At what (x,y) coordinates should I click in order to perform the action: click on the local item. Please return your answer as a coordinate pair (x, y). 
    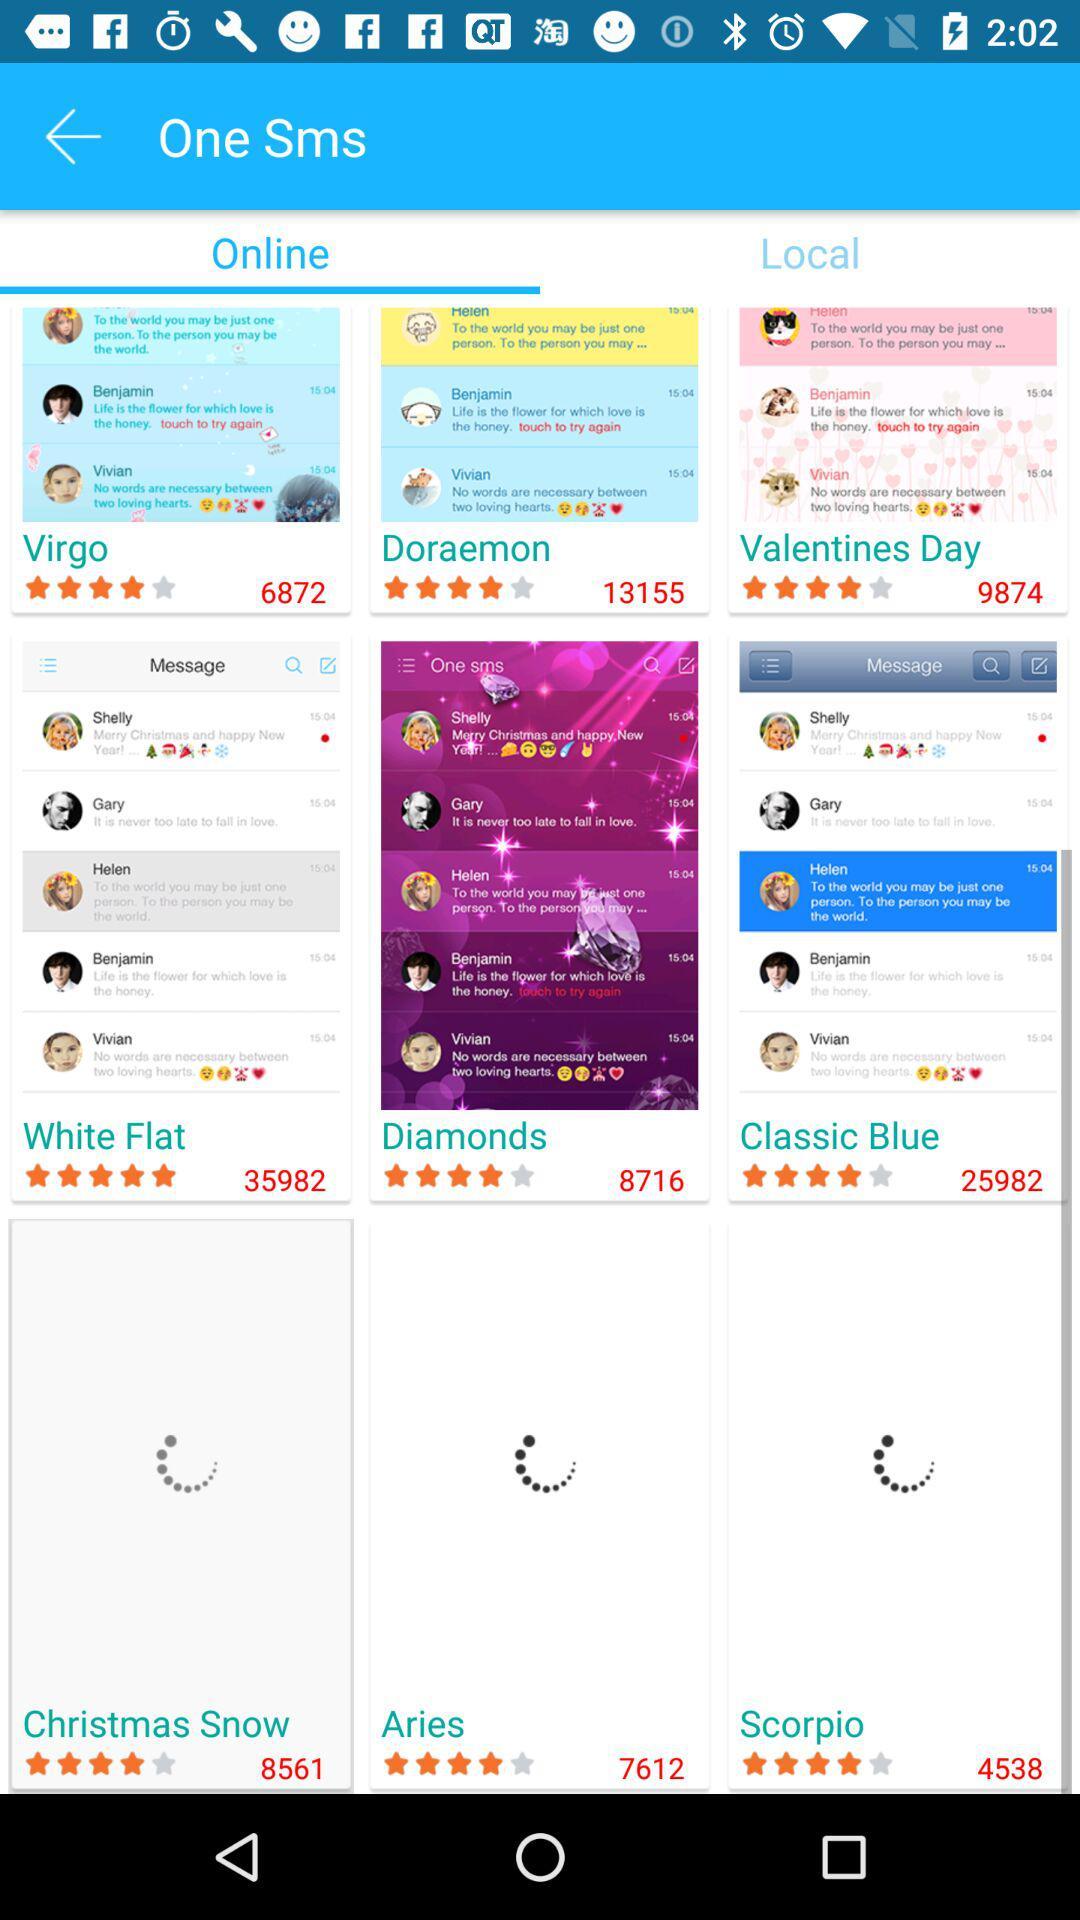
    Looking at the image, I should click on (810, 251).